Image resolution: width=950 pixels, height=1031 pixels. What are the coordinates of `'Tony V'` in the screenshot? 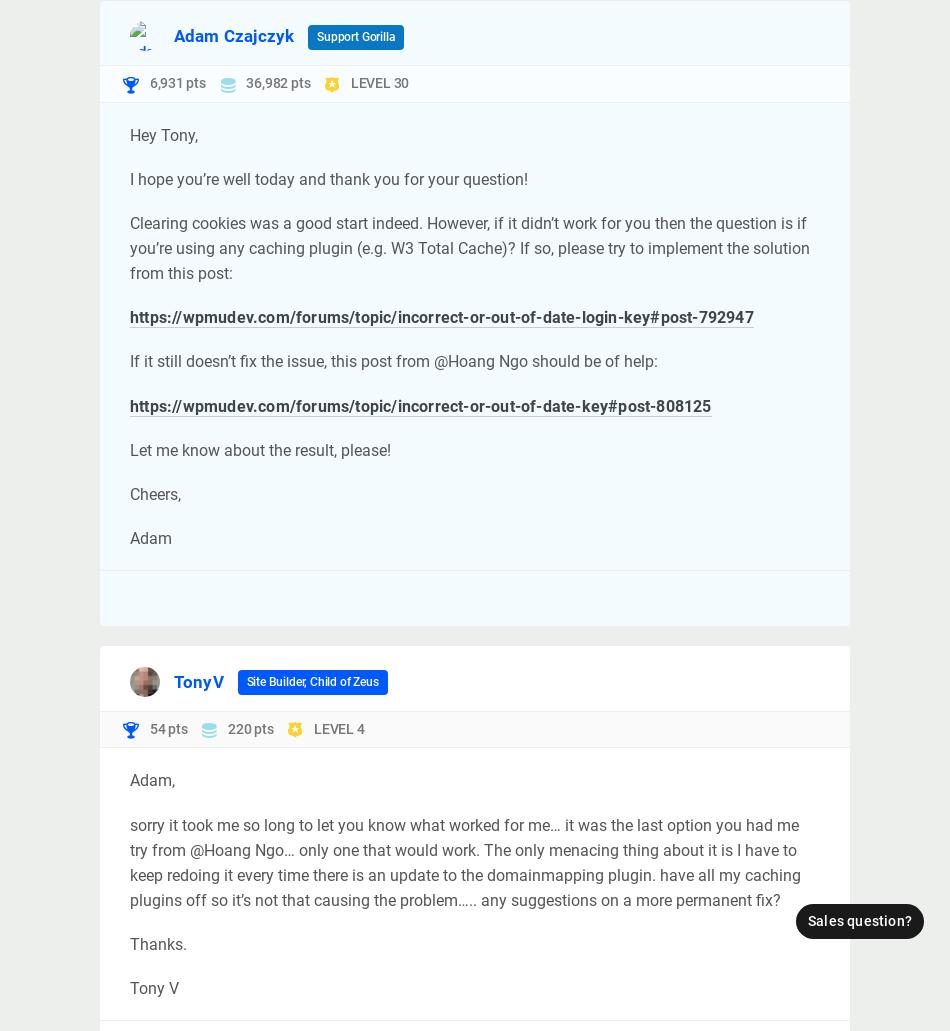 It's located at (154, 987).